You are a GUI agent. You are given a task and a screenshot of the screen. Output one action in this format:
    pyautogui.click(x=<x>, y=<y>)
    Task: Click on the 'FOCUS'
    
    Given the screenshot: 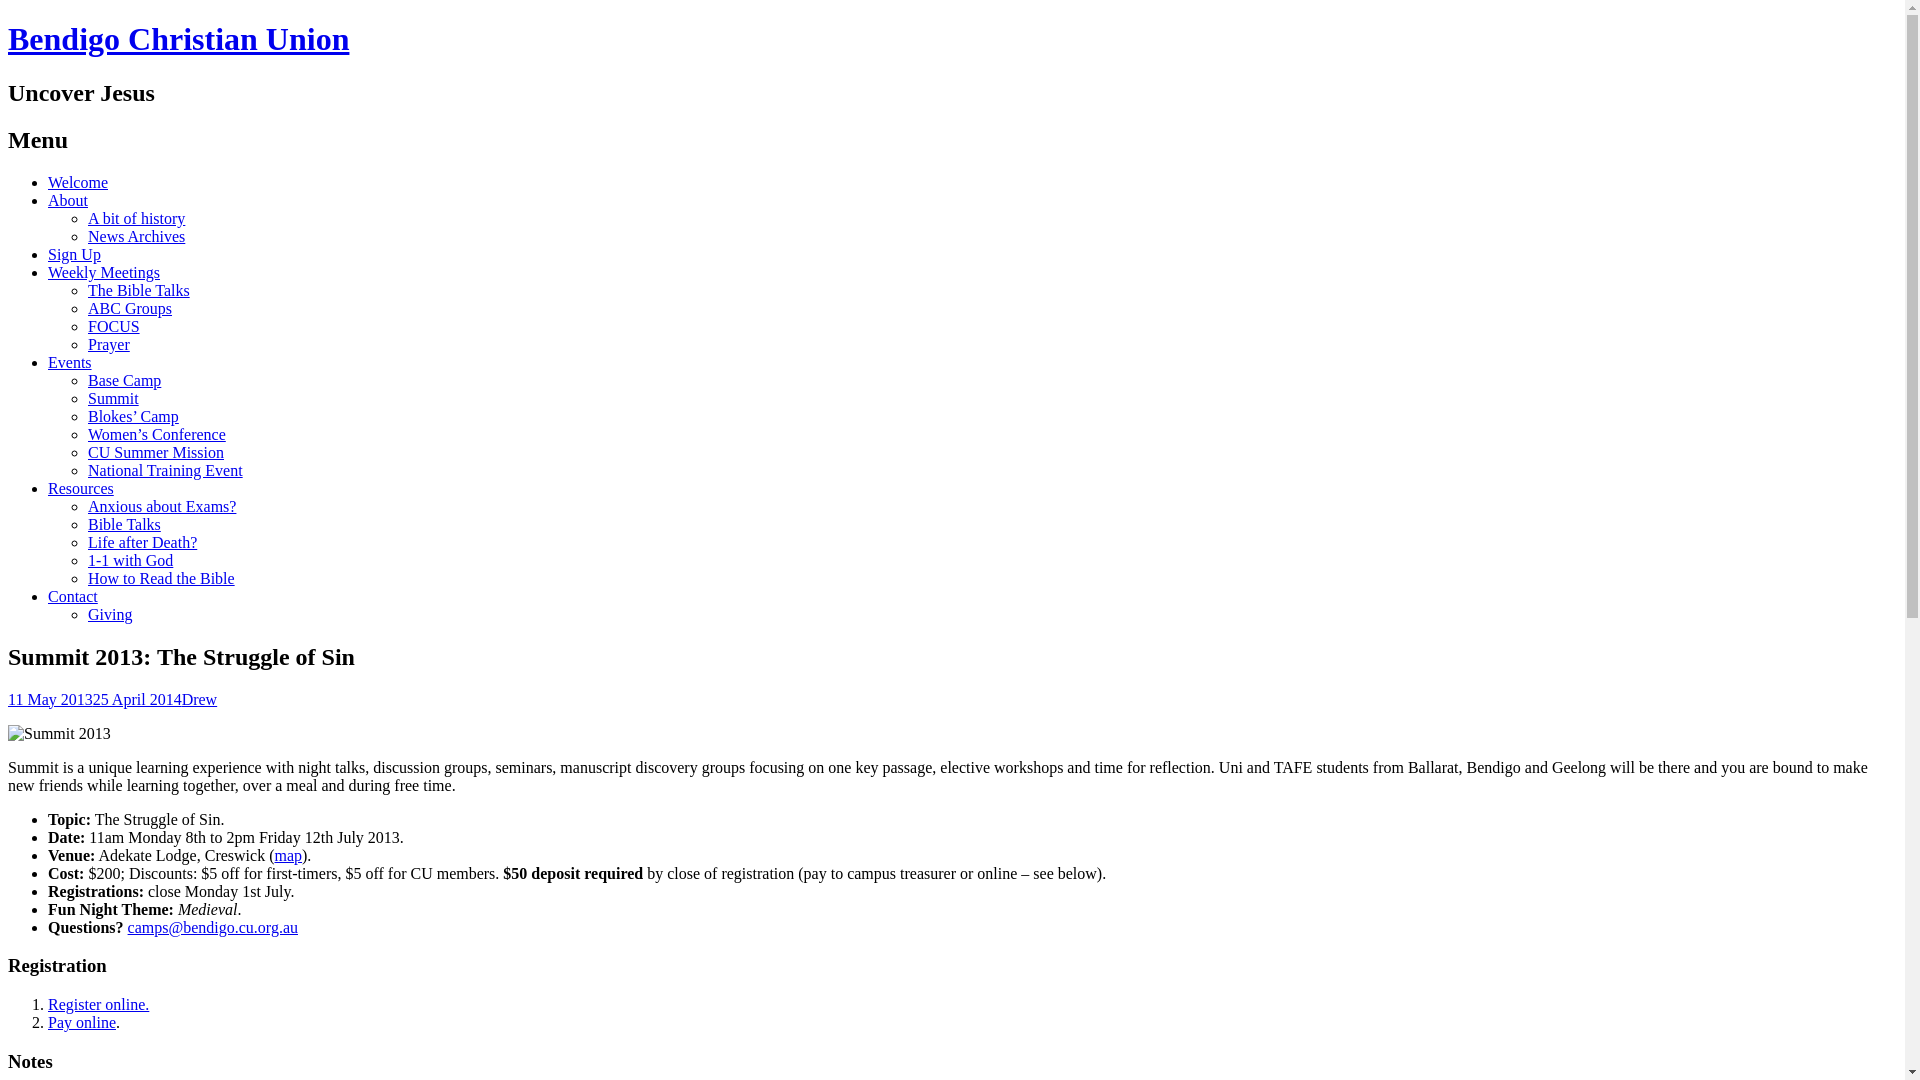 What is the action you would take?
    pyautogui.click(x=86, y=325)
    